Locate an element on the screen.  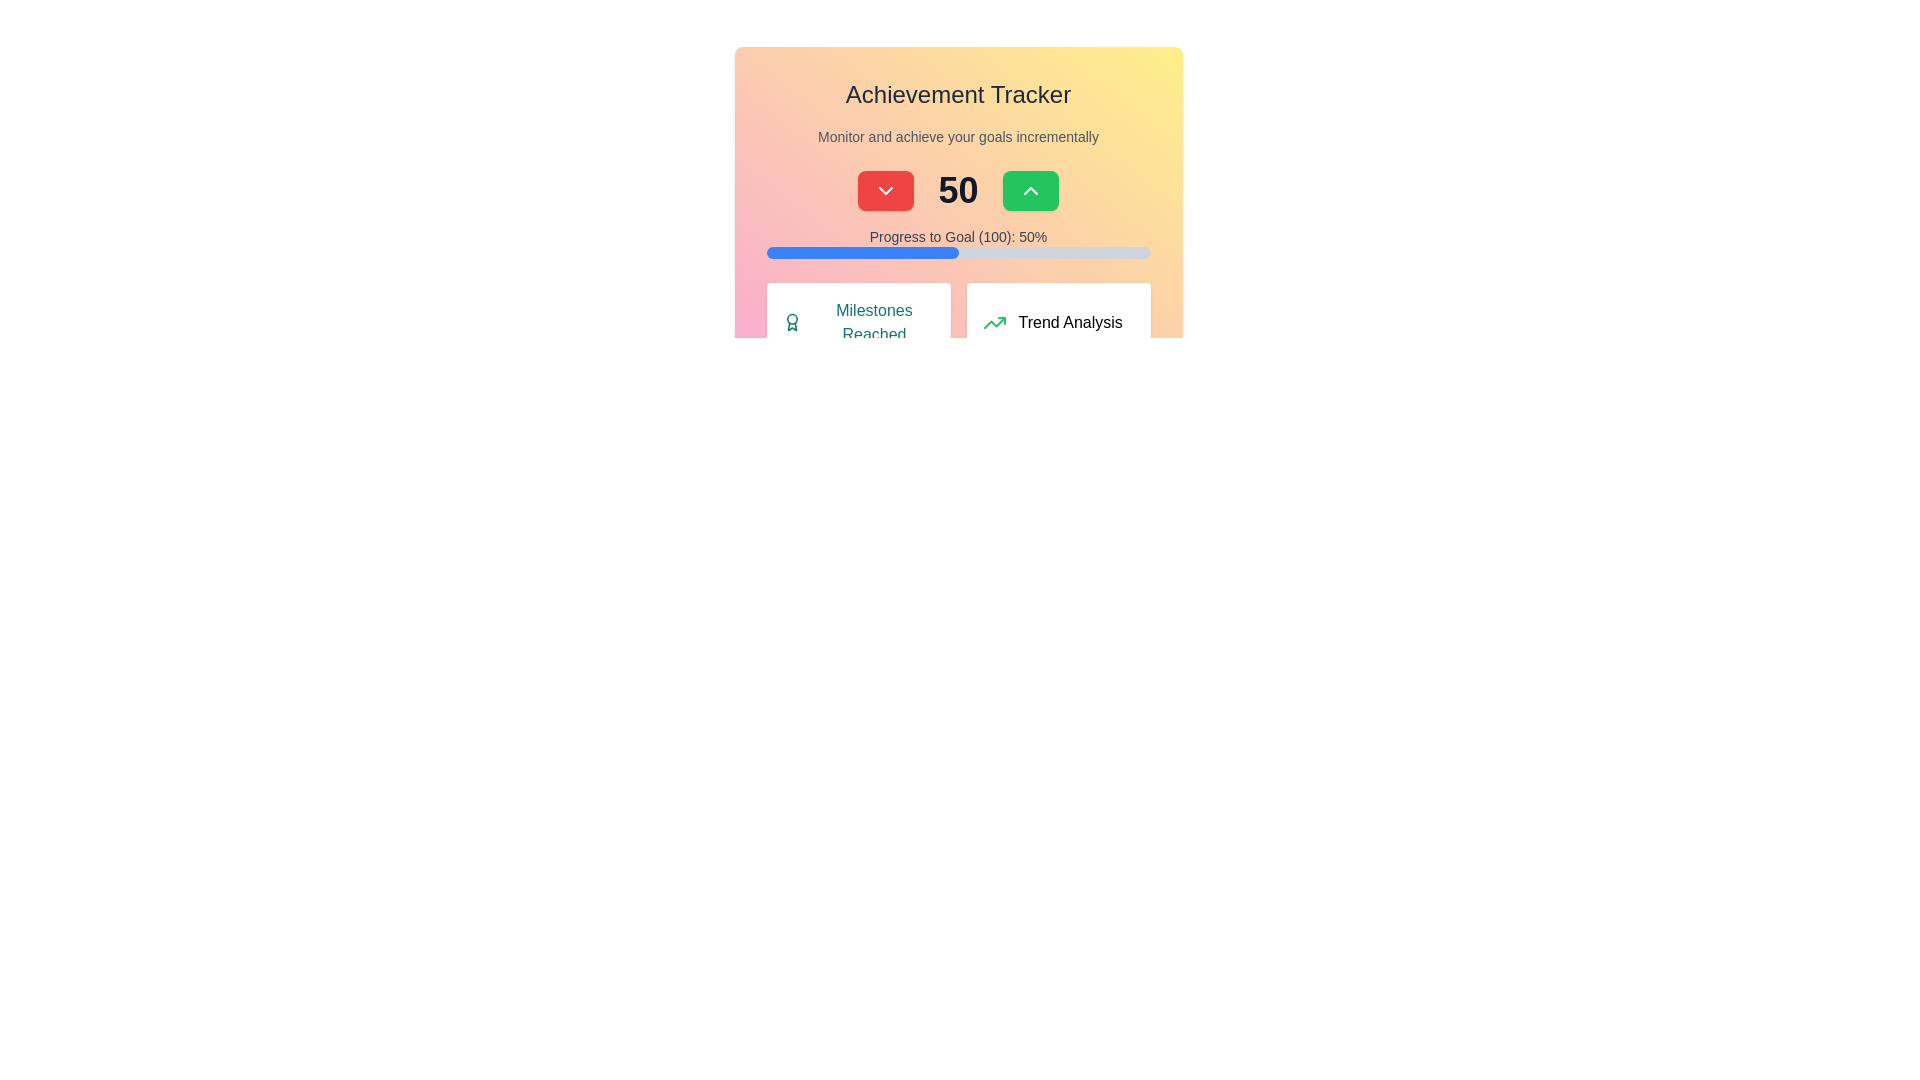
the progress percentage displayed in the progress bar labeled 'Progress to Goal (100): 50%' is located at coordinates (957, 242).